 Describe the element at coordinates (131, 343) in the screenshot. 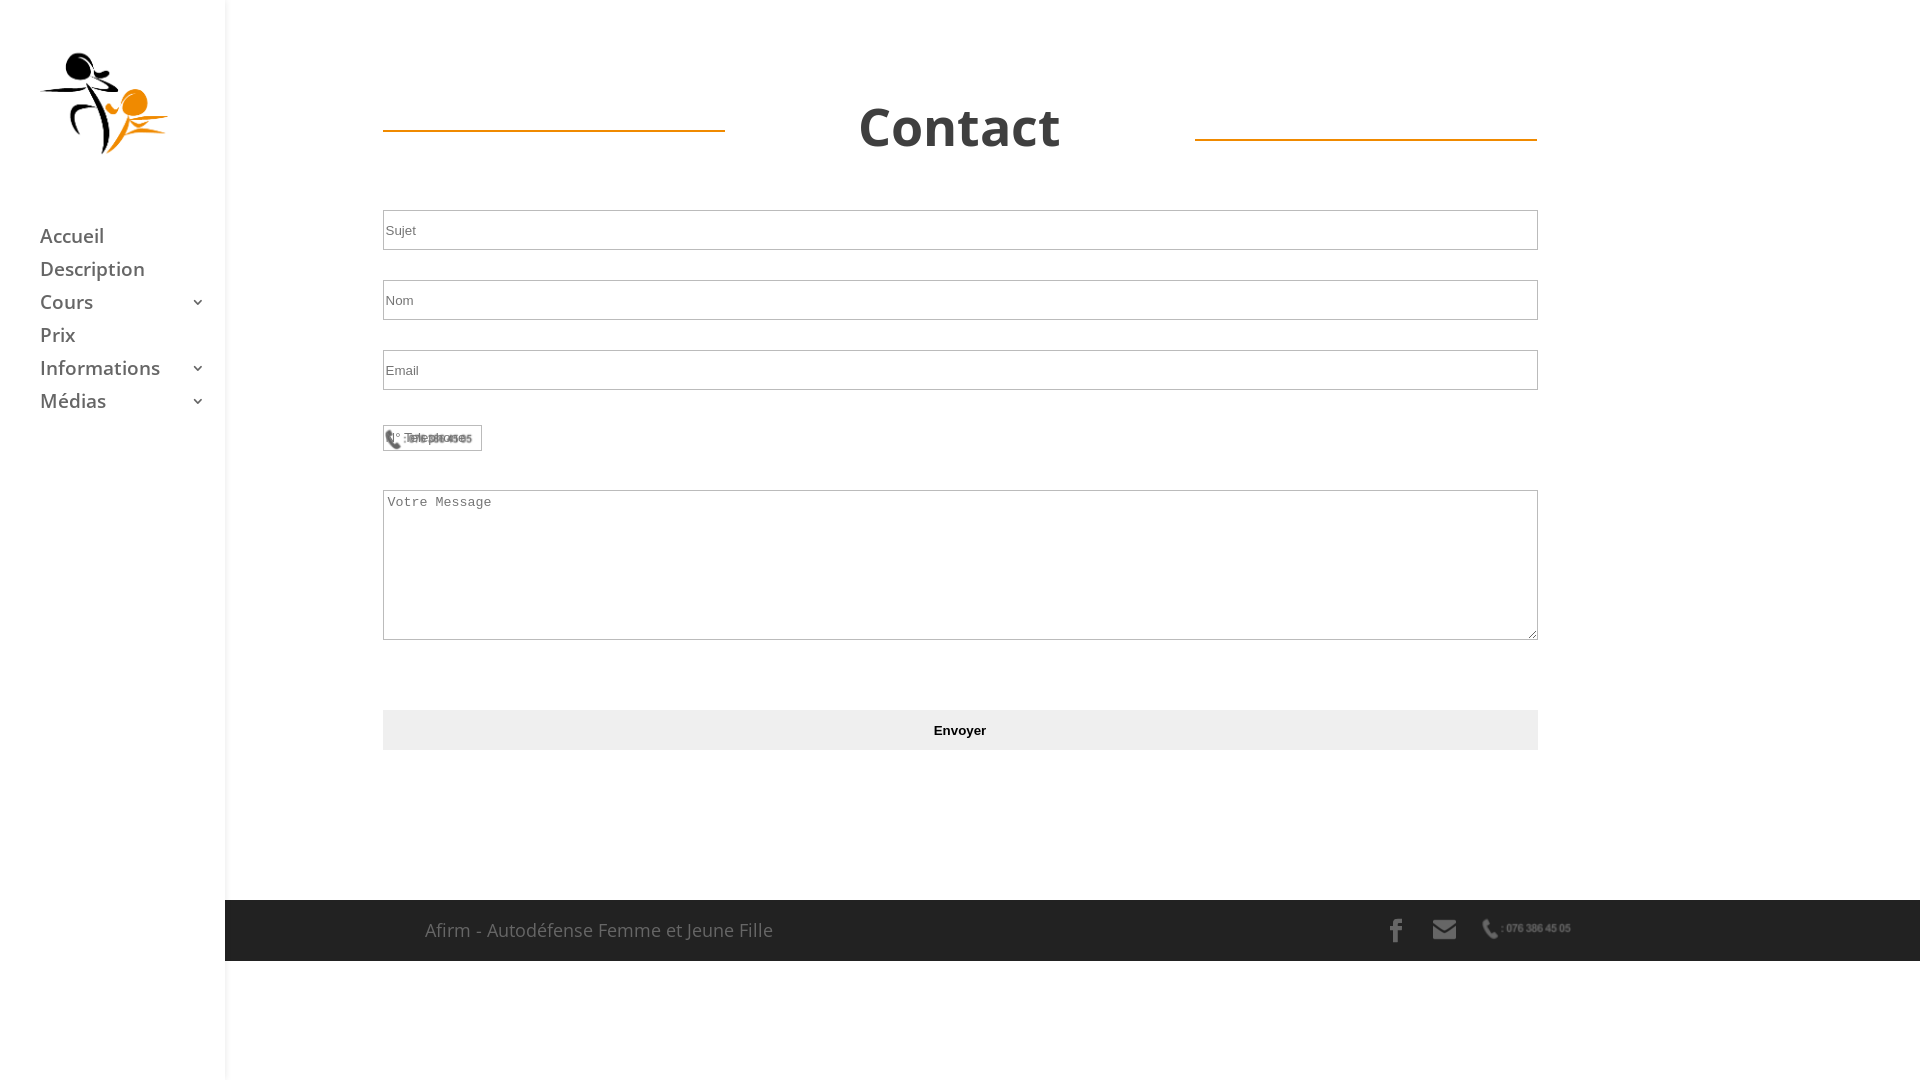

I see `'Prix'` at that location.